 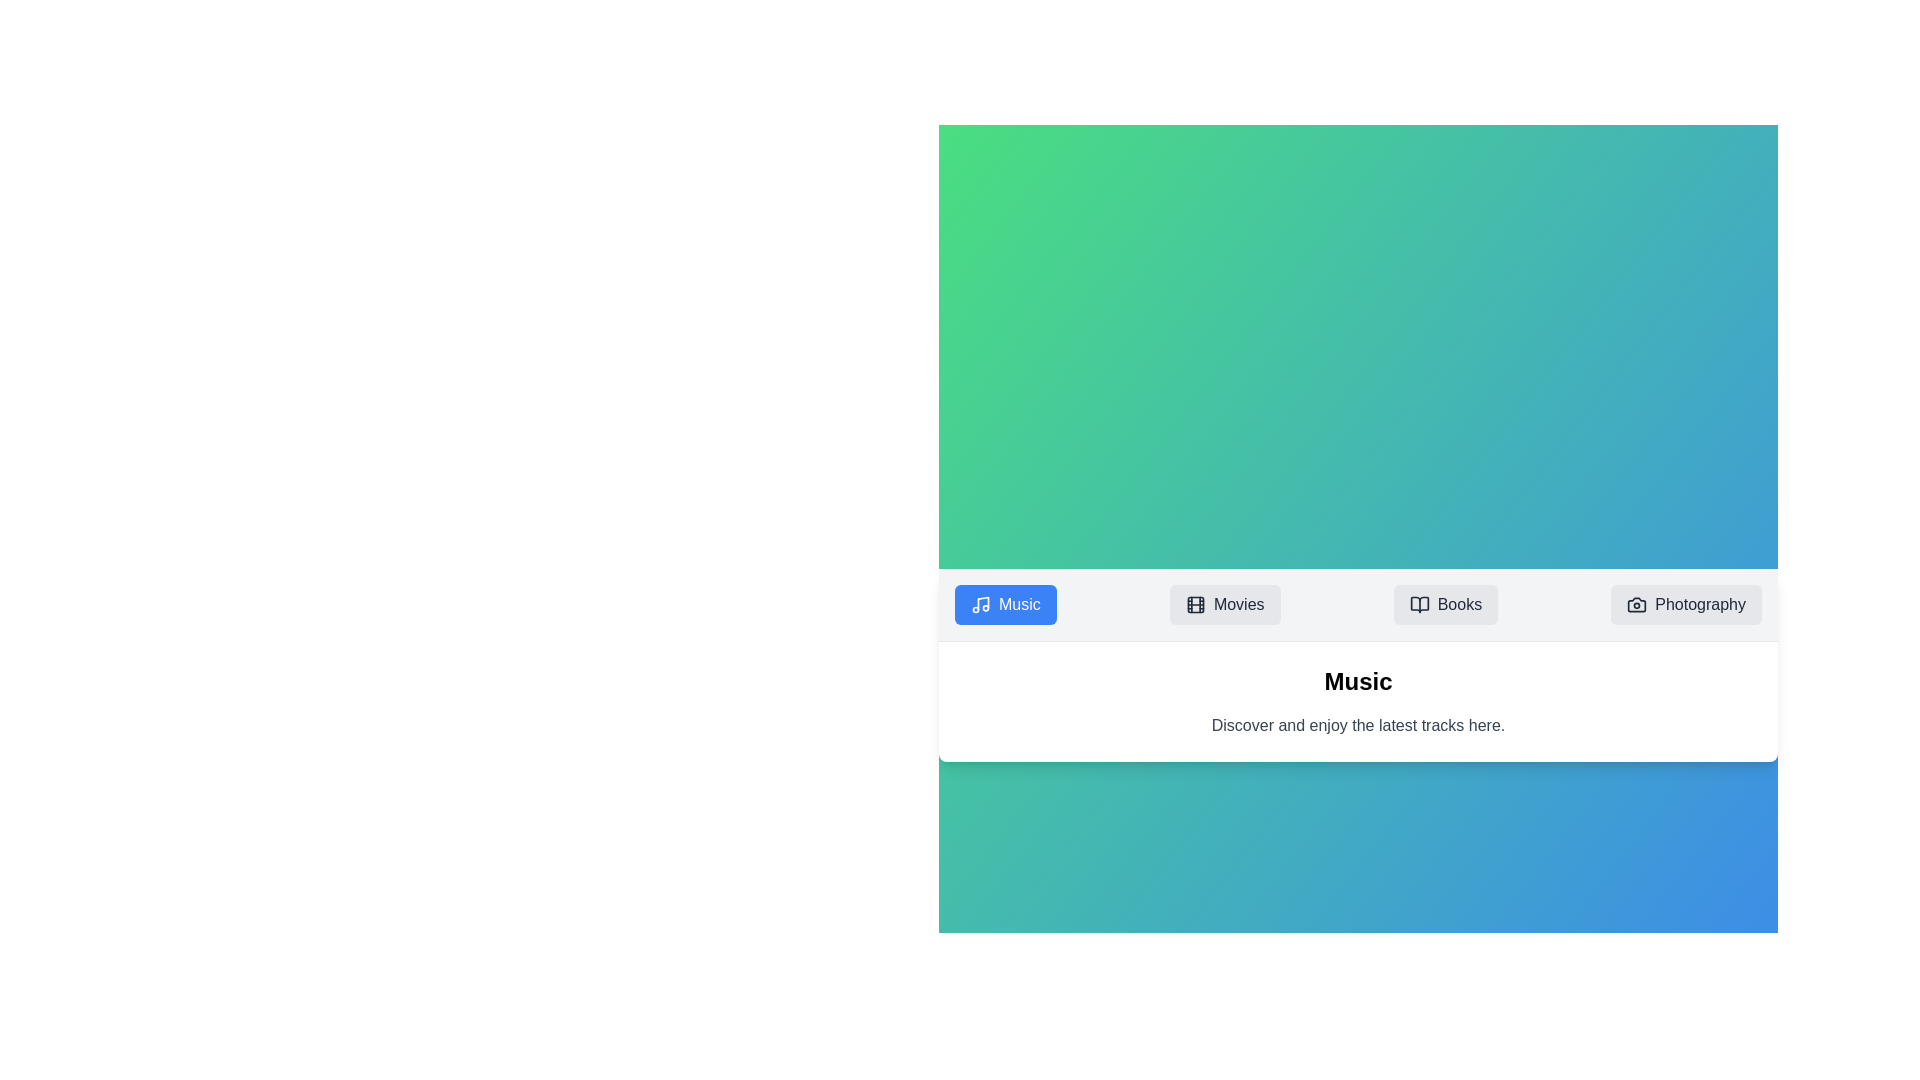 What do you see at coordinates (980, 603) in the screenshot?
I see `the 'Music' icon in the navigation bar` at bounding box center [980, 603].